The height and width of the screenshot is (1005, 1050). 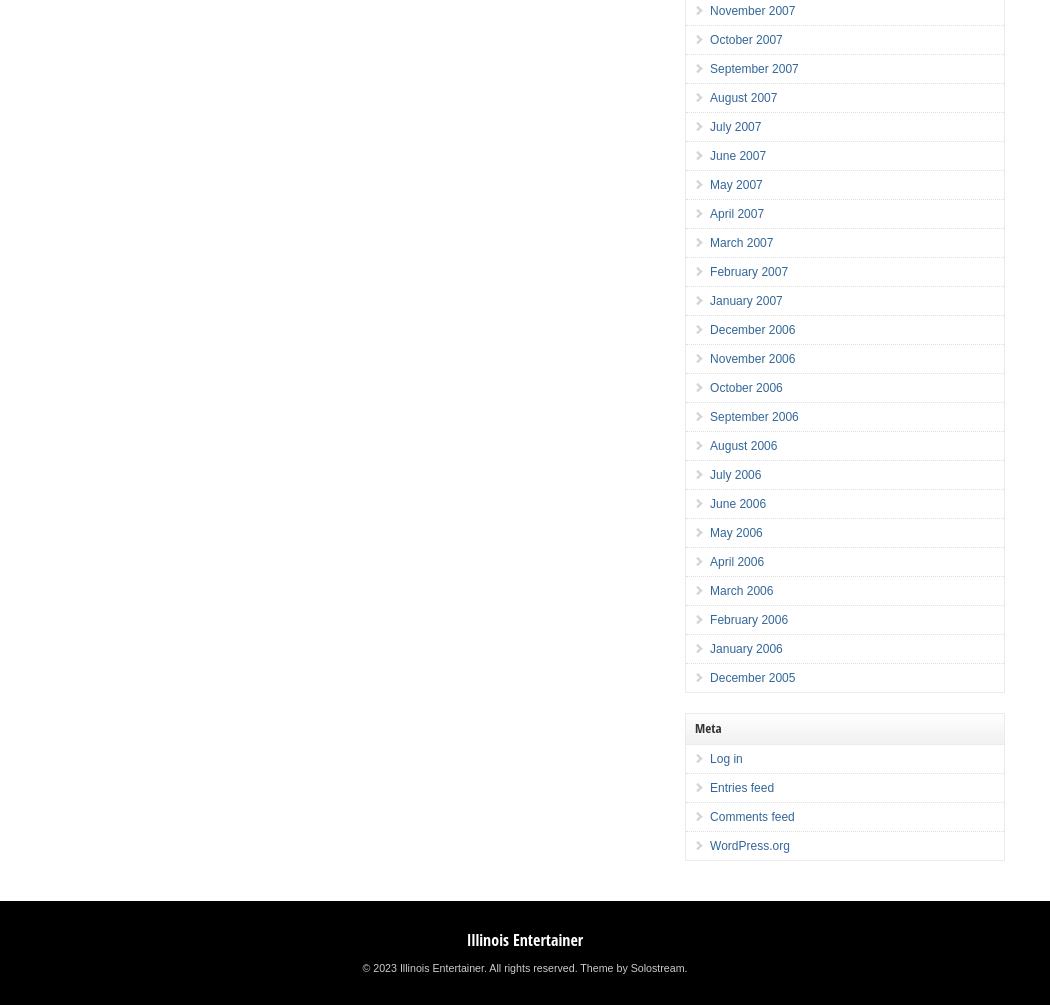 What do you see at coordinates (724, 757) in the screenshot?
I see `'Log in'` at bounding box center [724, 757].